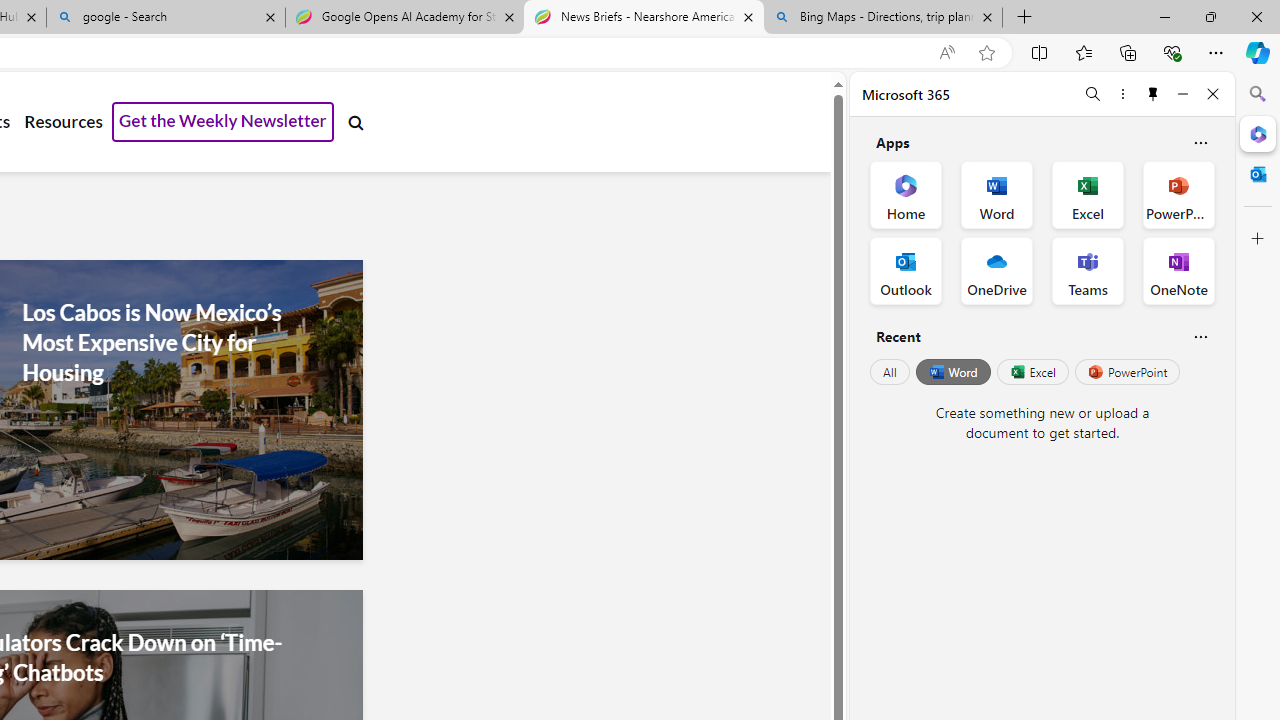 The width and height of the screenshot is (1280, 720). What do you see at coordinates (63, 122) in the screenshot?
I see `'Resources'` at bounding box center [63, 122].